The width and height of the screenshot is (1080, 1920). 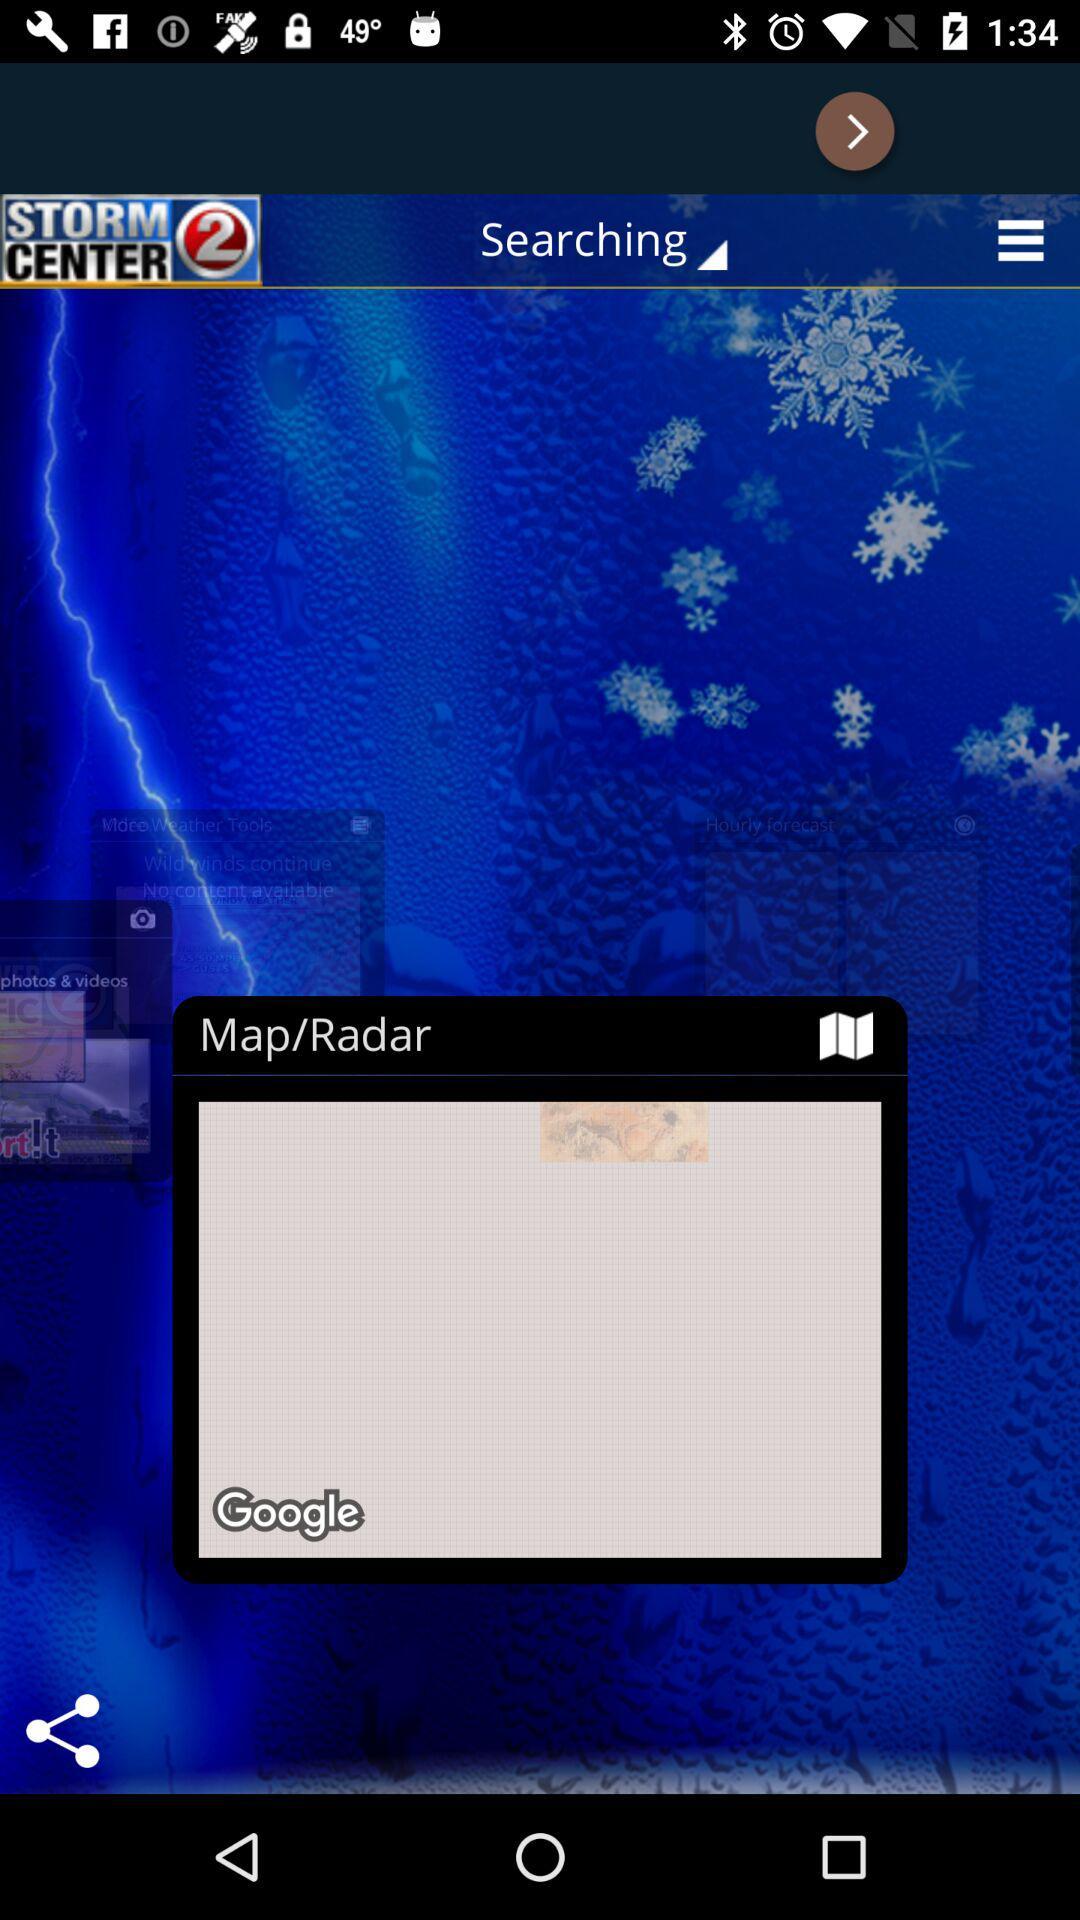 What do you see at coordinates (61, 1730) in the screenshot?
I see `the share icon` at bounding box center [61, 1730].